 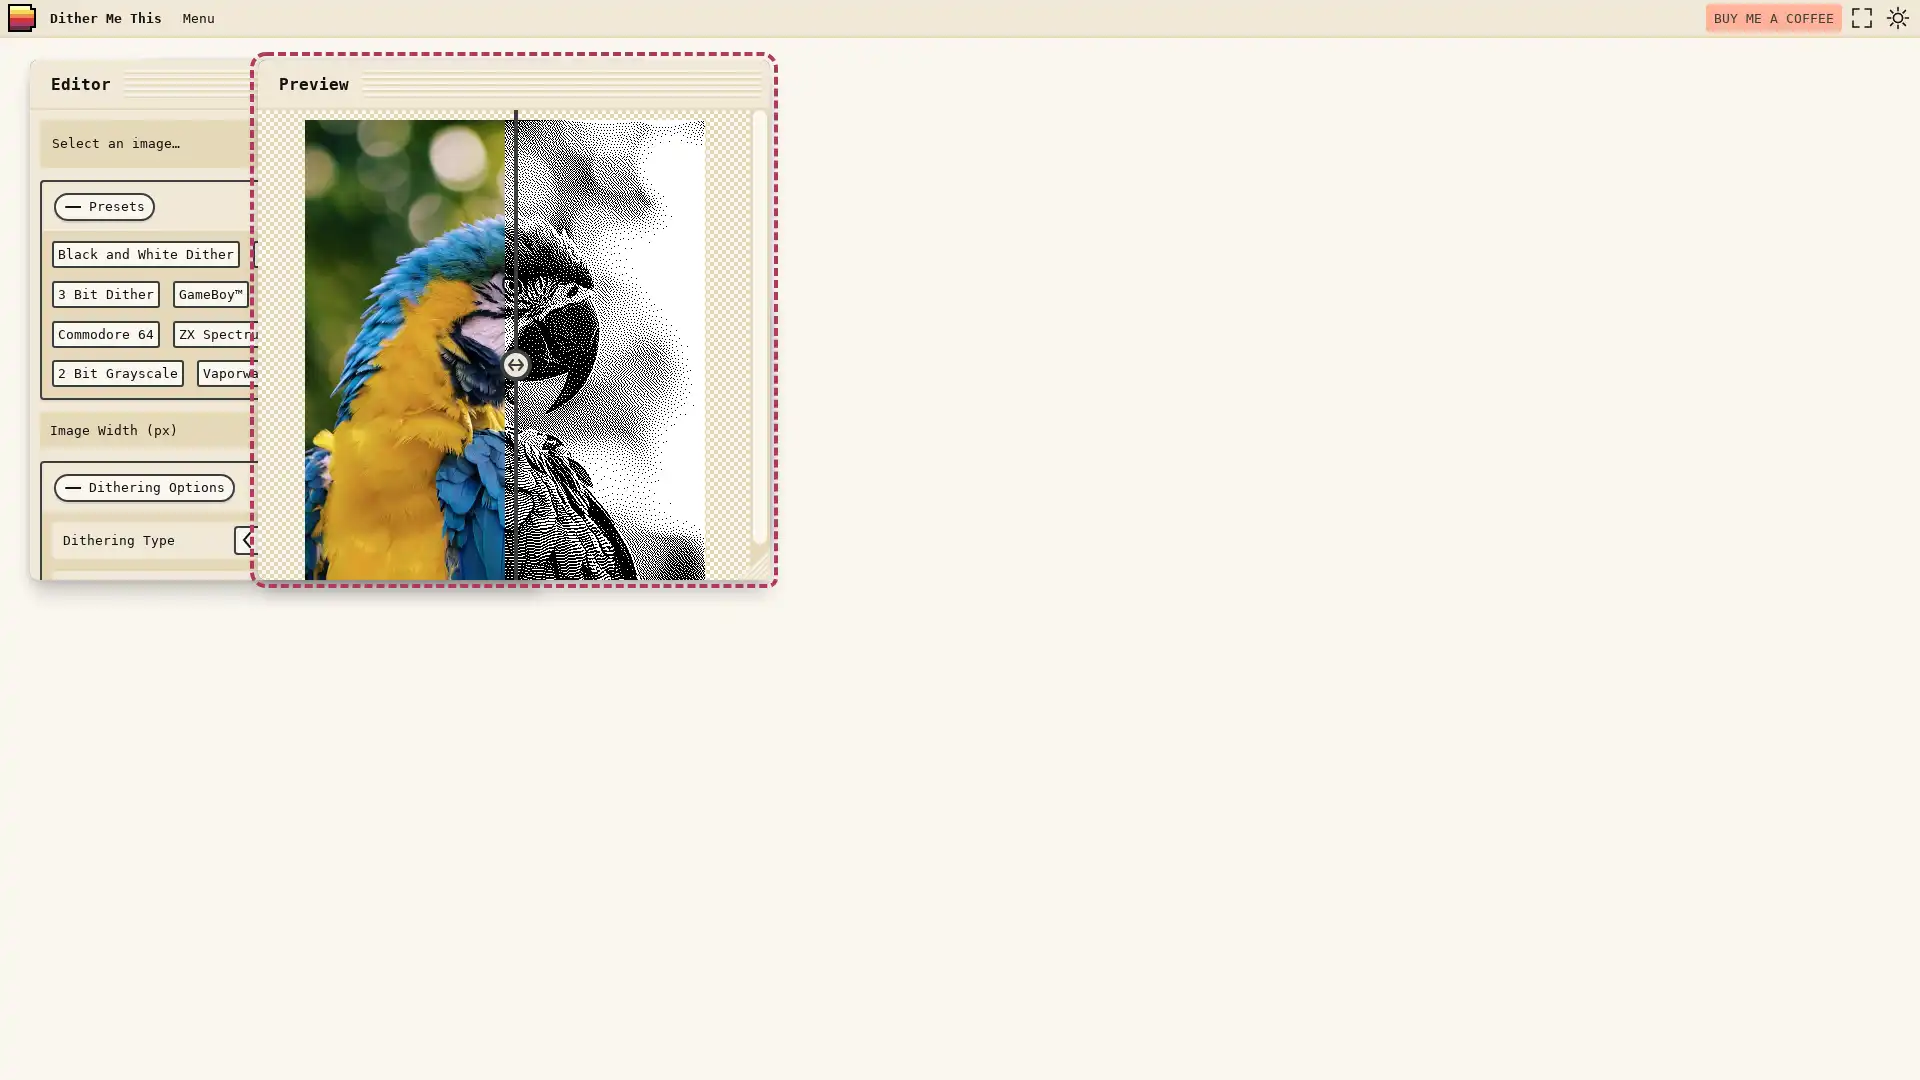 I want to click on ZX Spectrum, so click(x=222, y=332).